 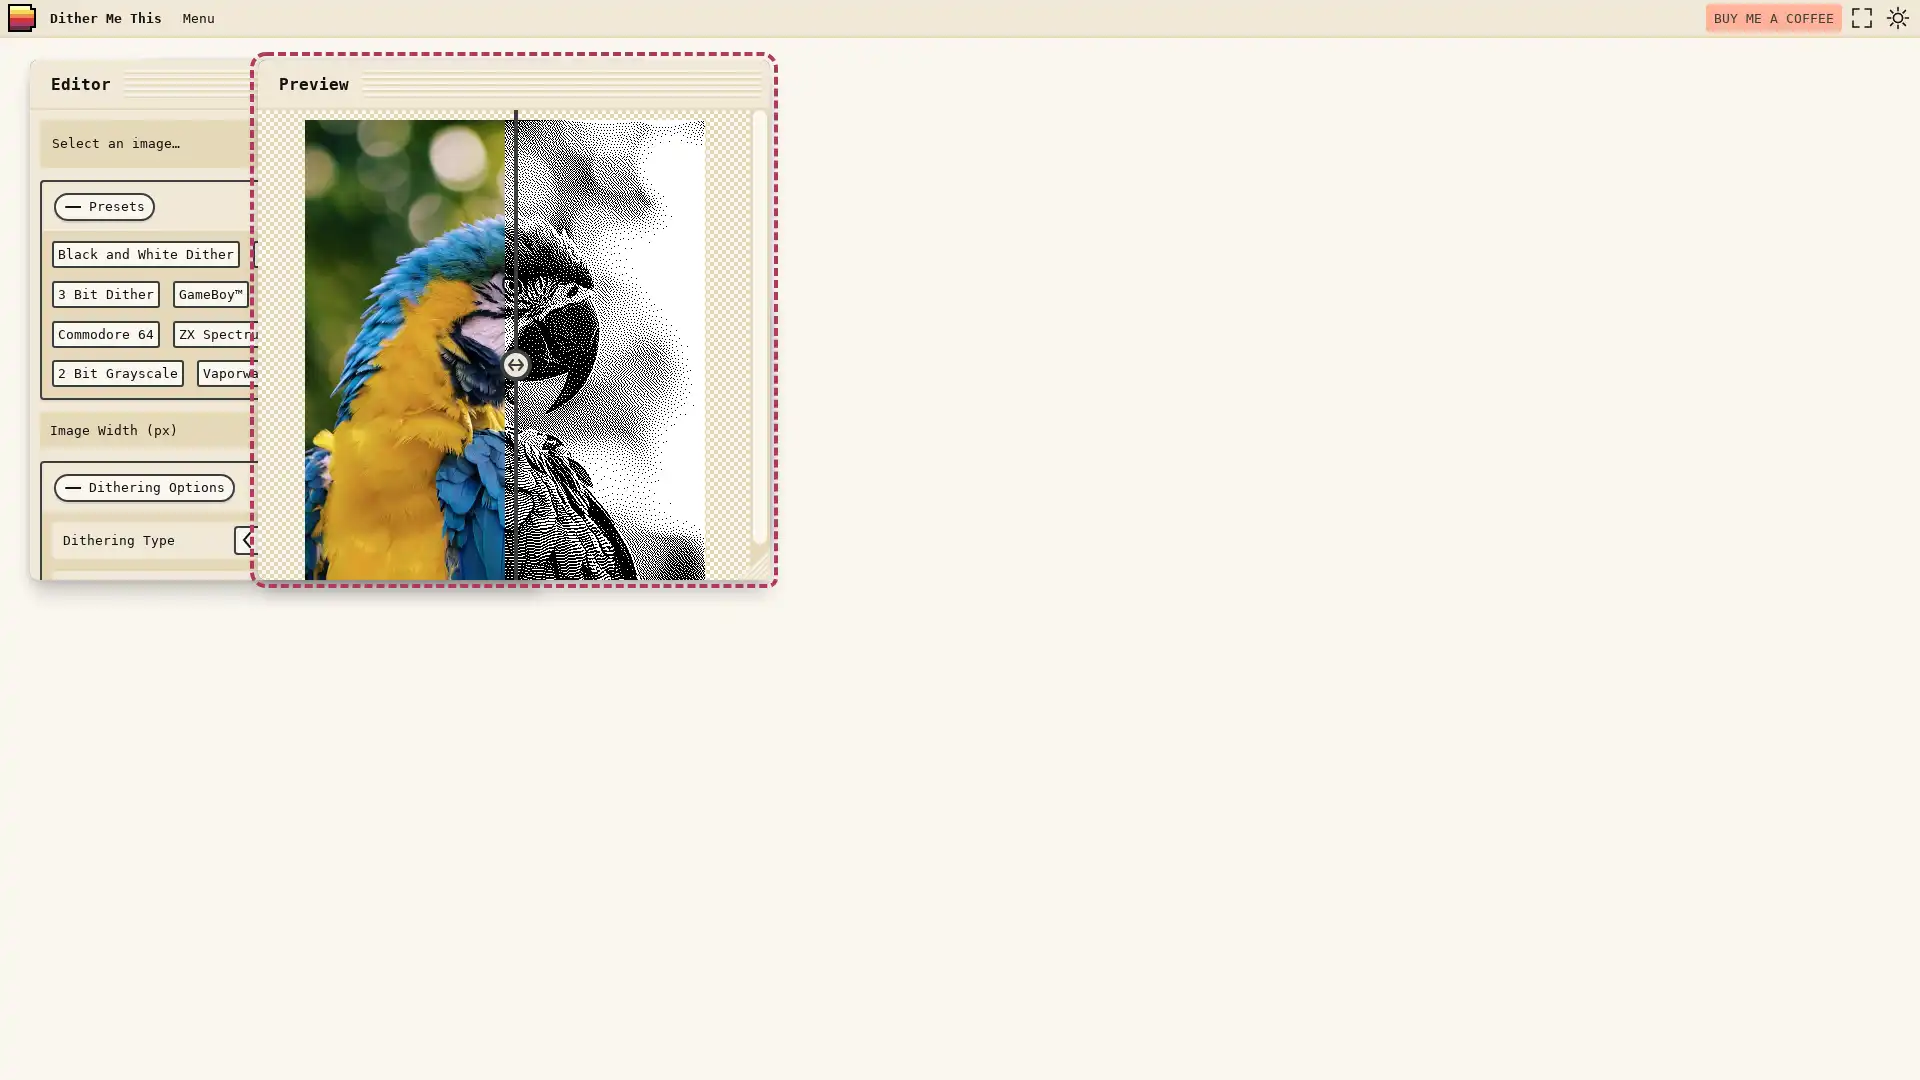 I want to click on ZX Spectrum, so click(x=222, y=332).